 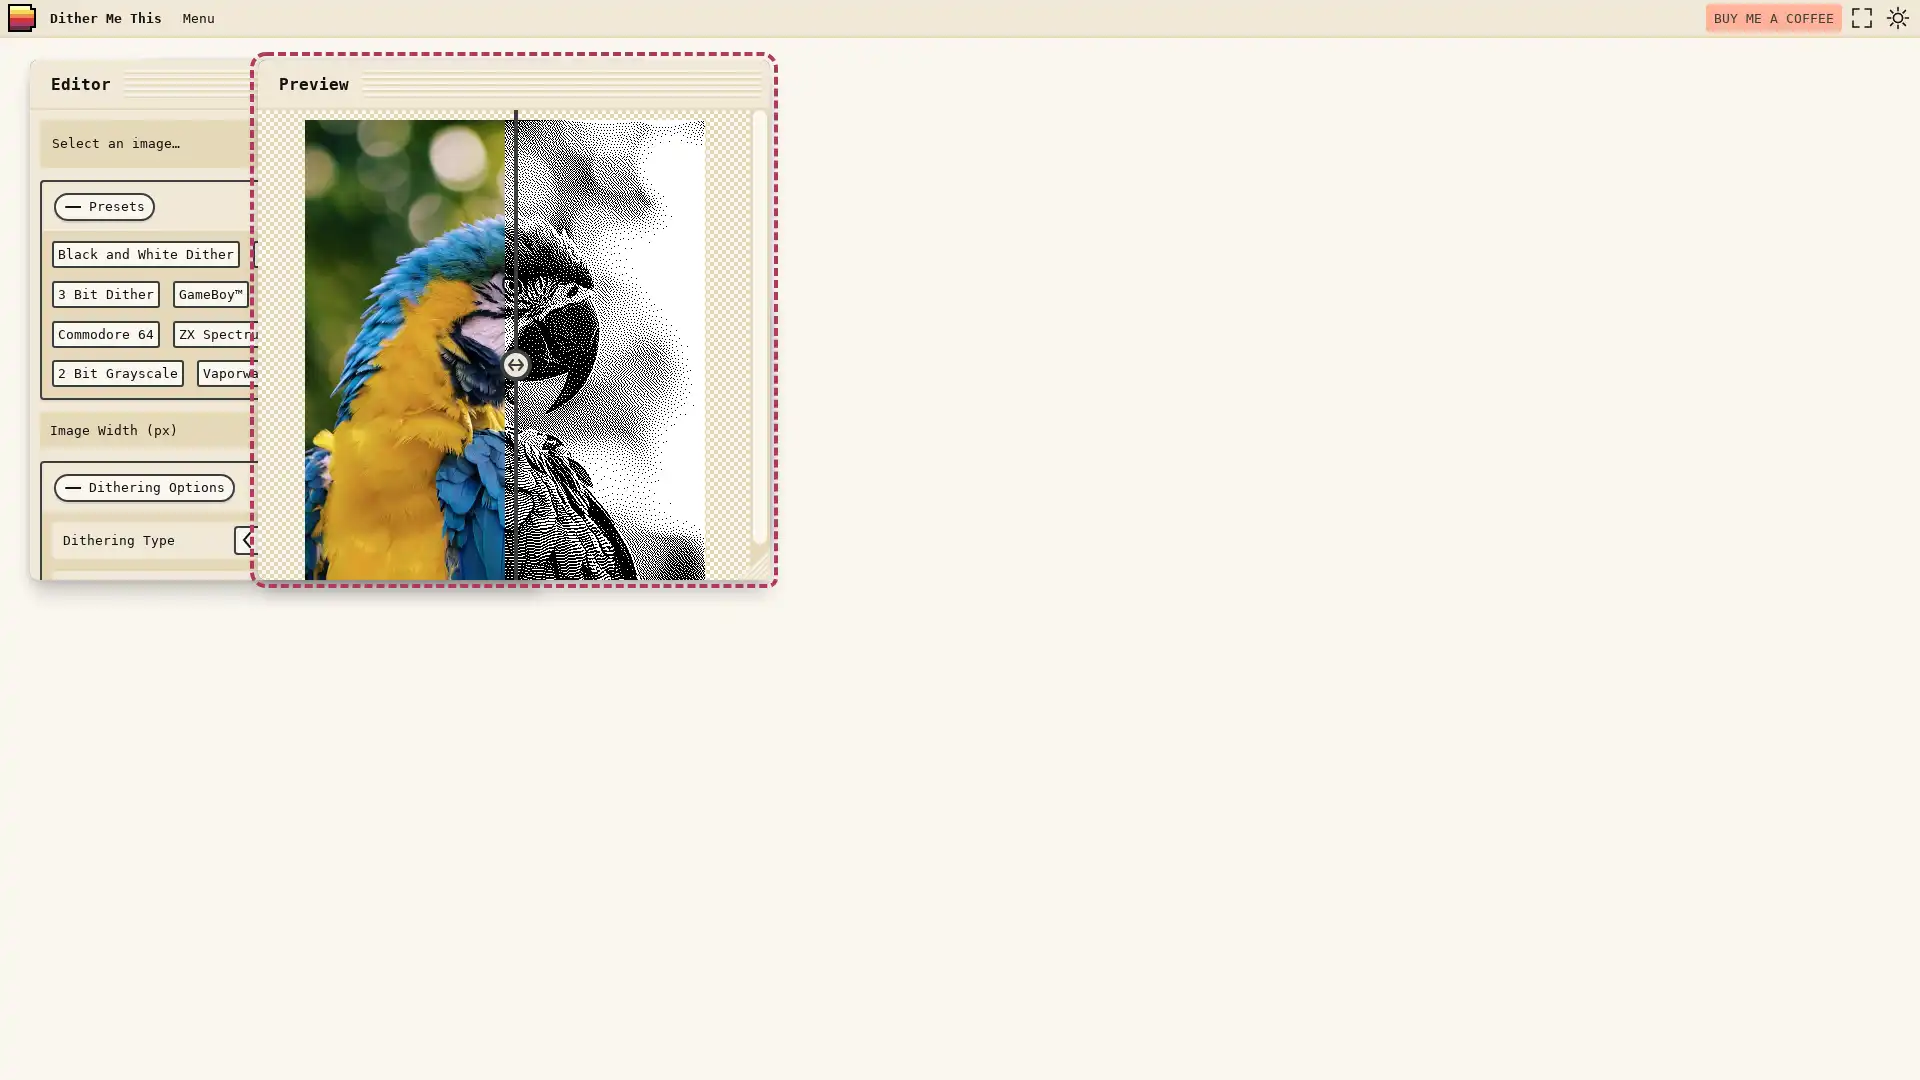 I want to click on ZX Spectrum, so click(x=222, y=332).